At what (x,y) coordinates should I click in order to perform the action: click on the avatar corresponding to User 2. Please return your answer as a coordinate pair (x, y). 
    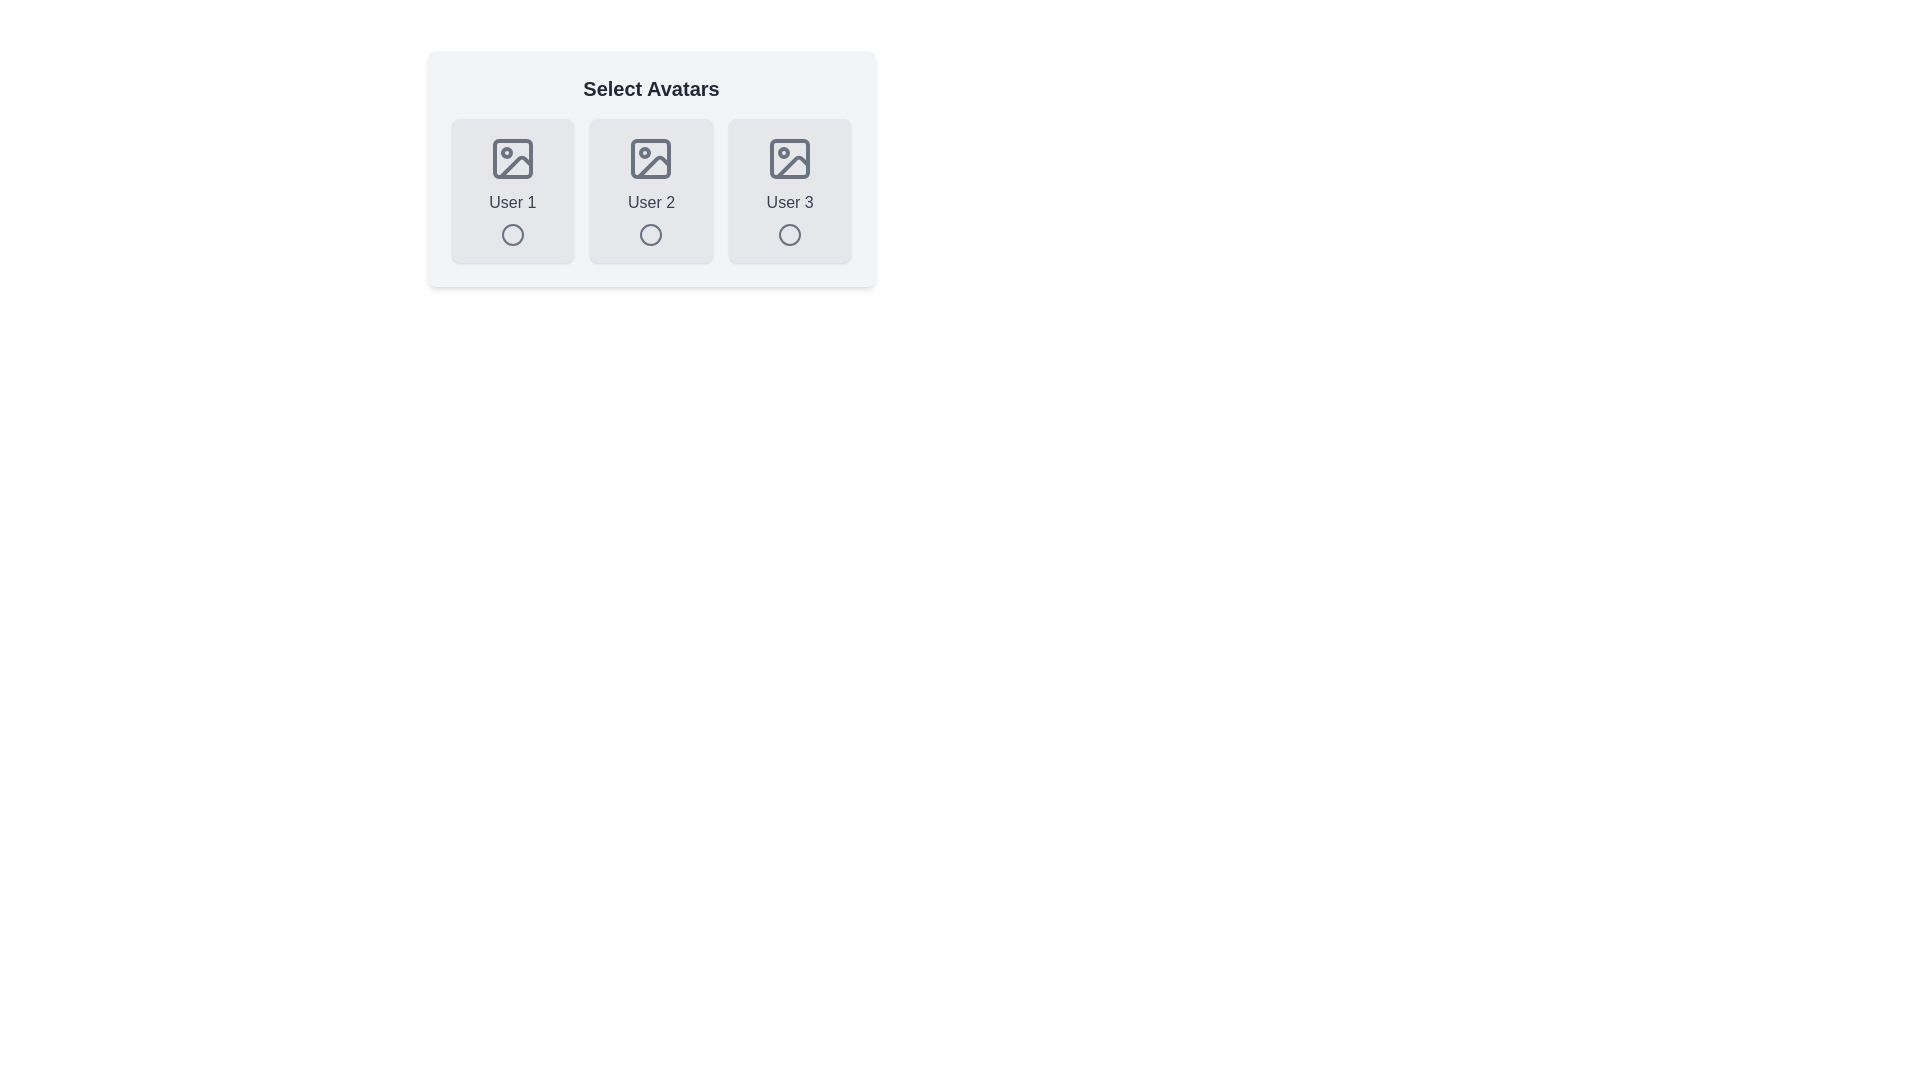
    Looking at the image, I should click on (651, 191).